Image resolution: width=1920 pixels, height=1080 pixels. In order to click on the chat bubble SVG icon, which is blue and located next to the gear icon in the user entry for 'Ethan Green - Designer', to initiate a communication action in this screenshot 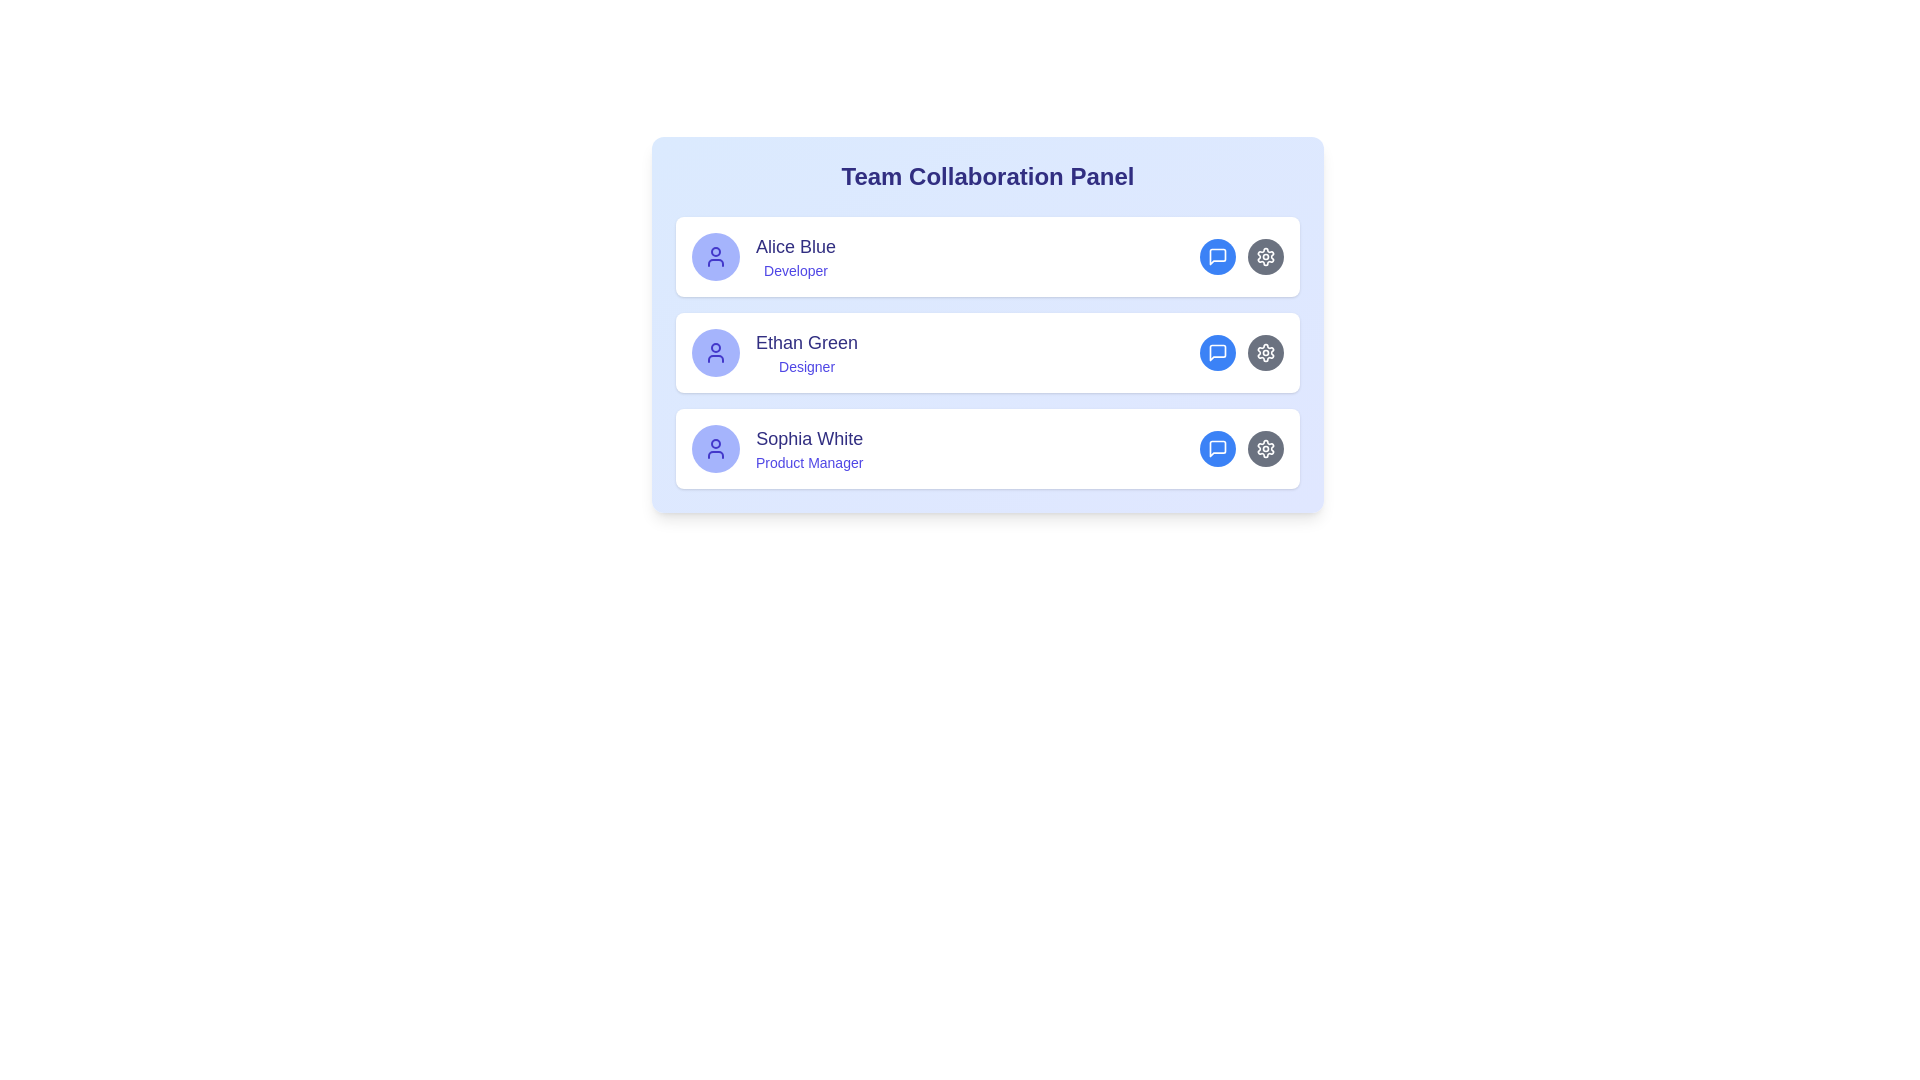, I will do `click(1217, 352)`.